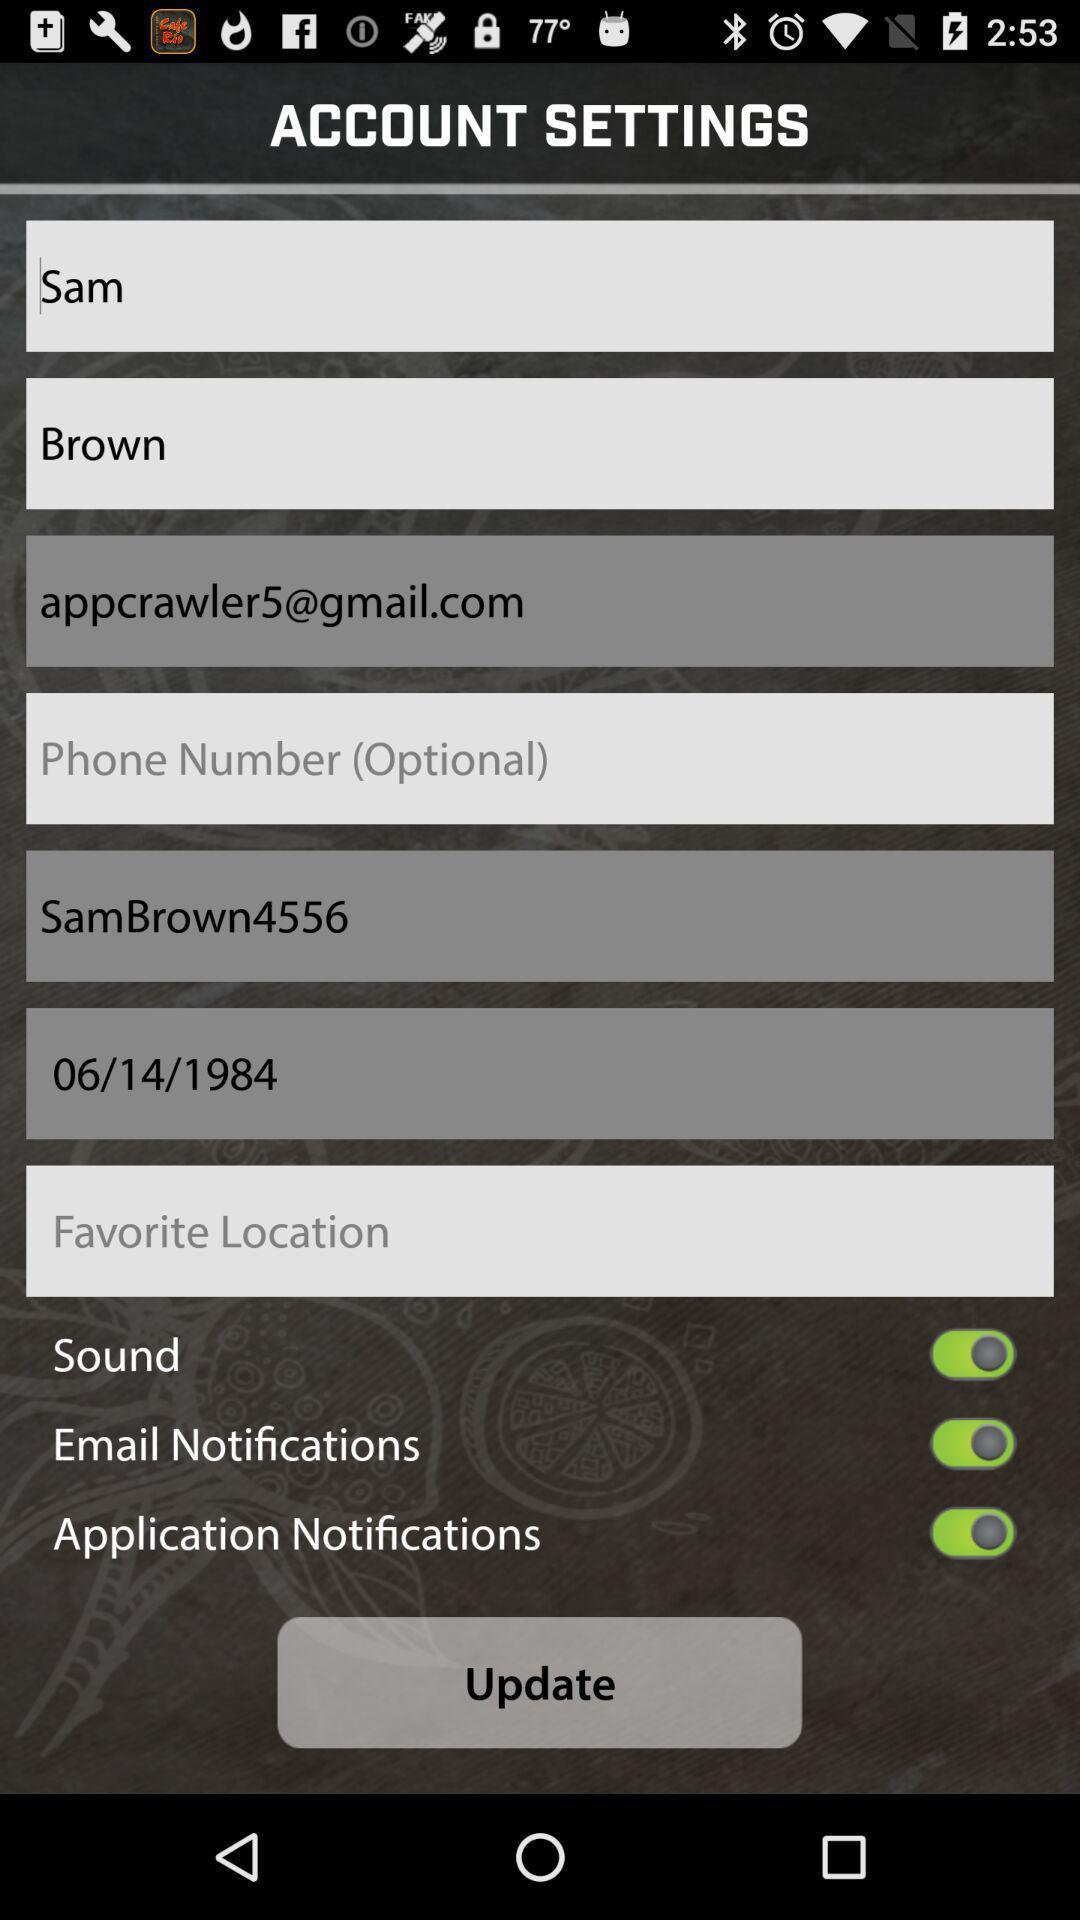 This screenshot has height=1920, width=1080. Describe the element at coordinates (972, 1354) in the screenshot. I see `option` at that location.